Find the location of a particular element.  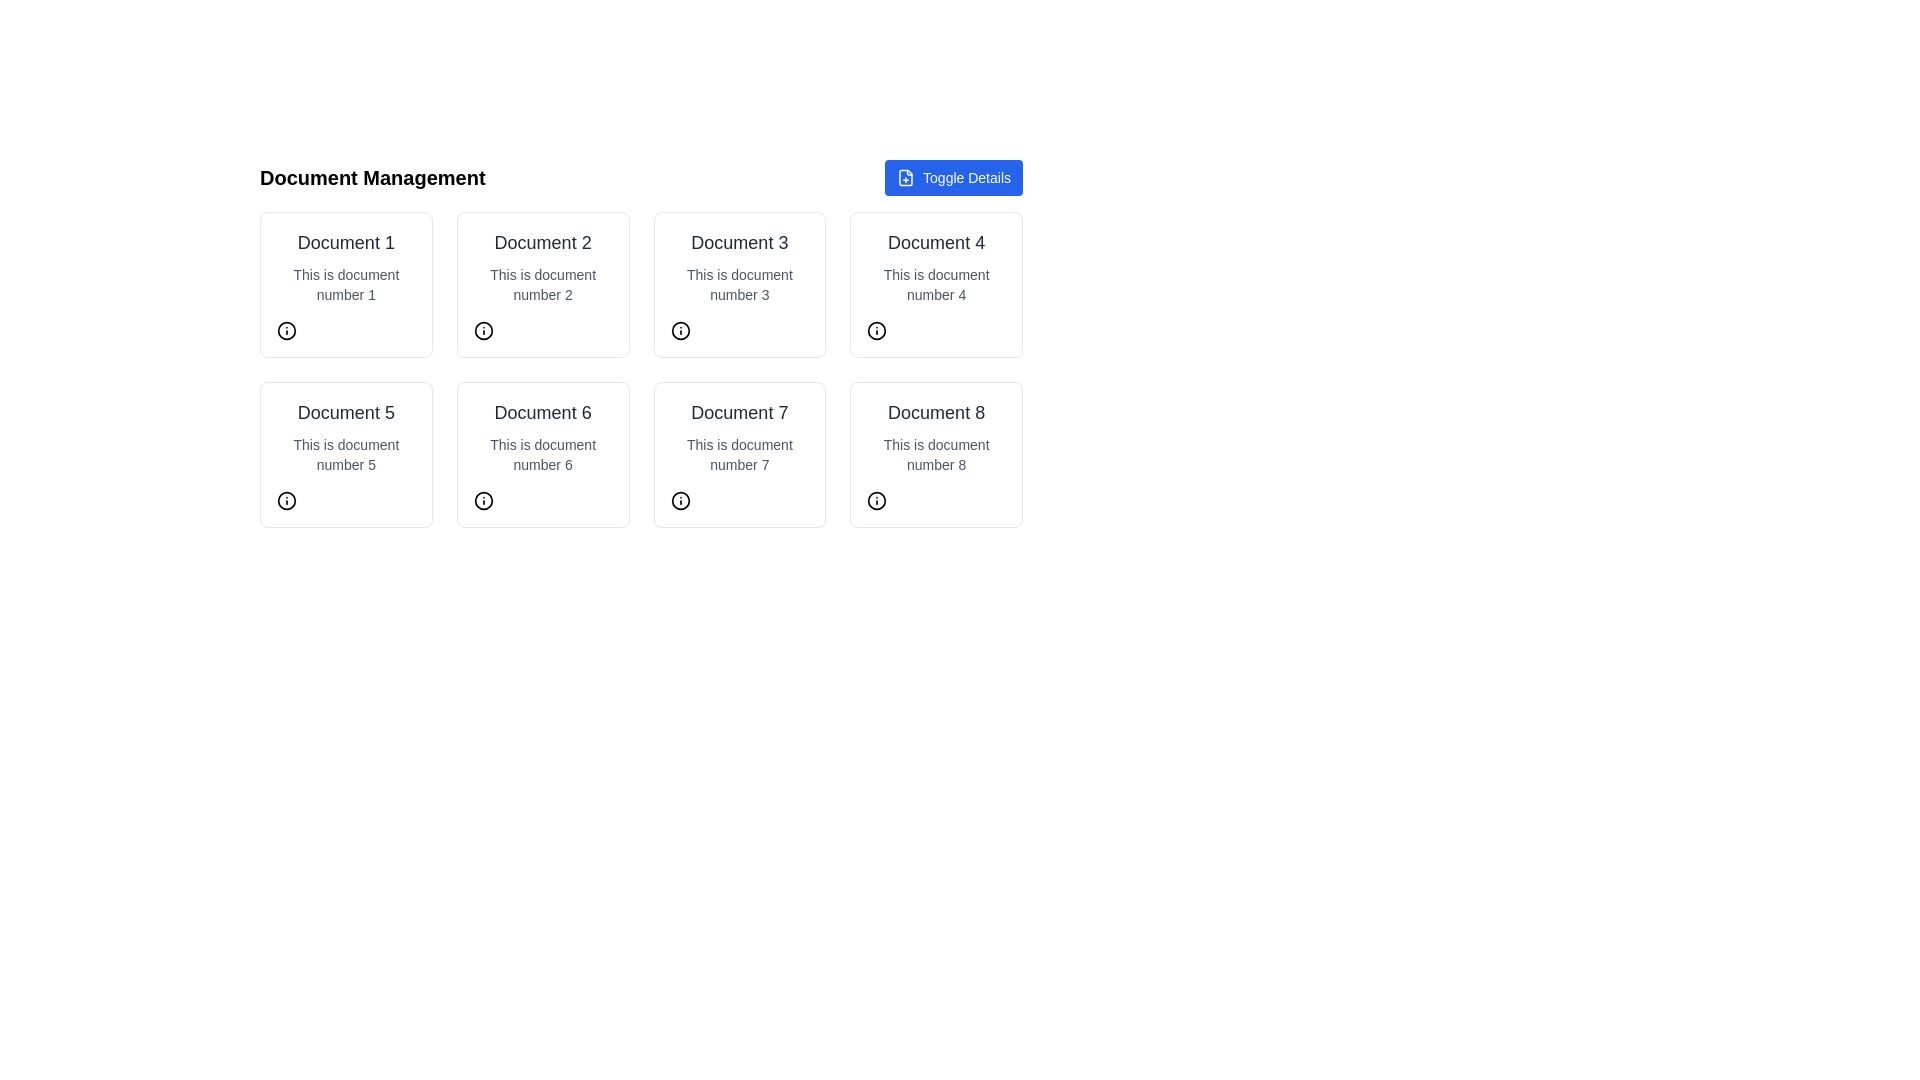

the circular icon with an outlined 'i' character located at the bottom-right of the card titled 'Document 8' is located at coordinates (877, 500).